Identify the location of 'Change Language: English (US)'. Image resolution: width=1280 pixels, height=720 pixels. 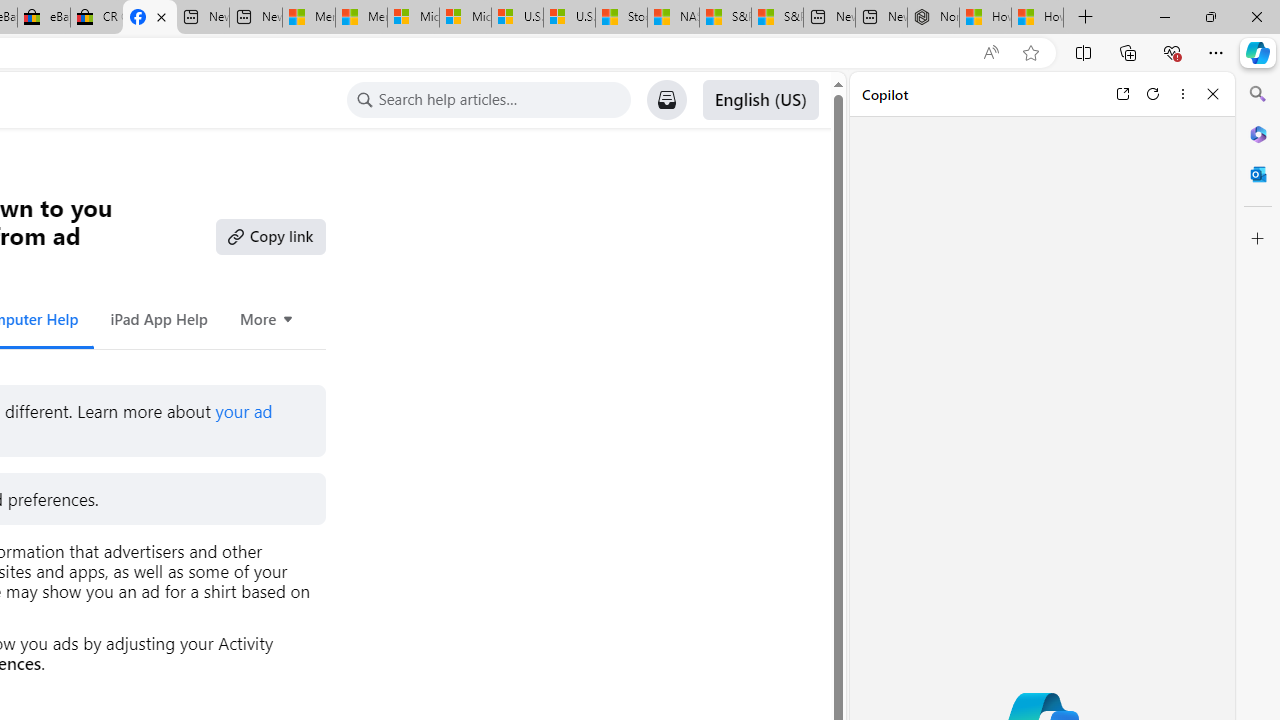
(759, 100).